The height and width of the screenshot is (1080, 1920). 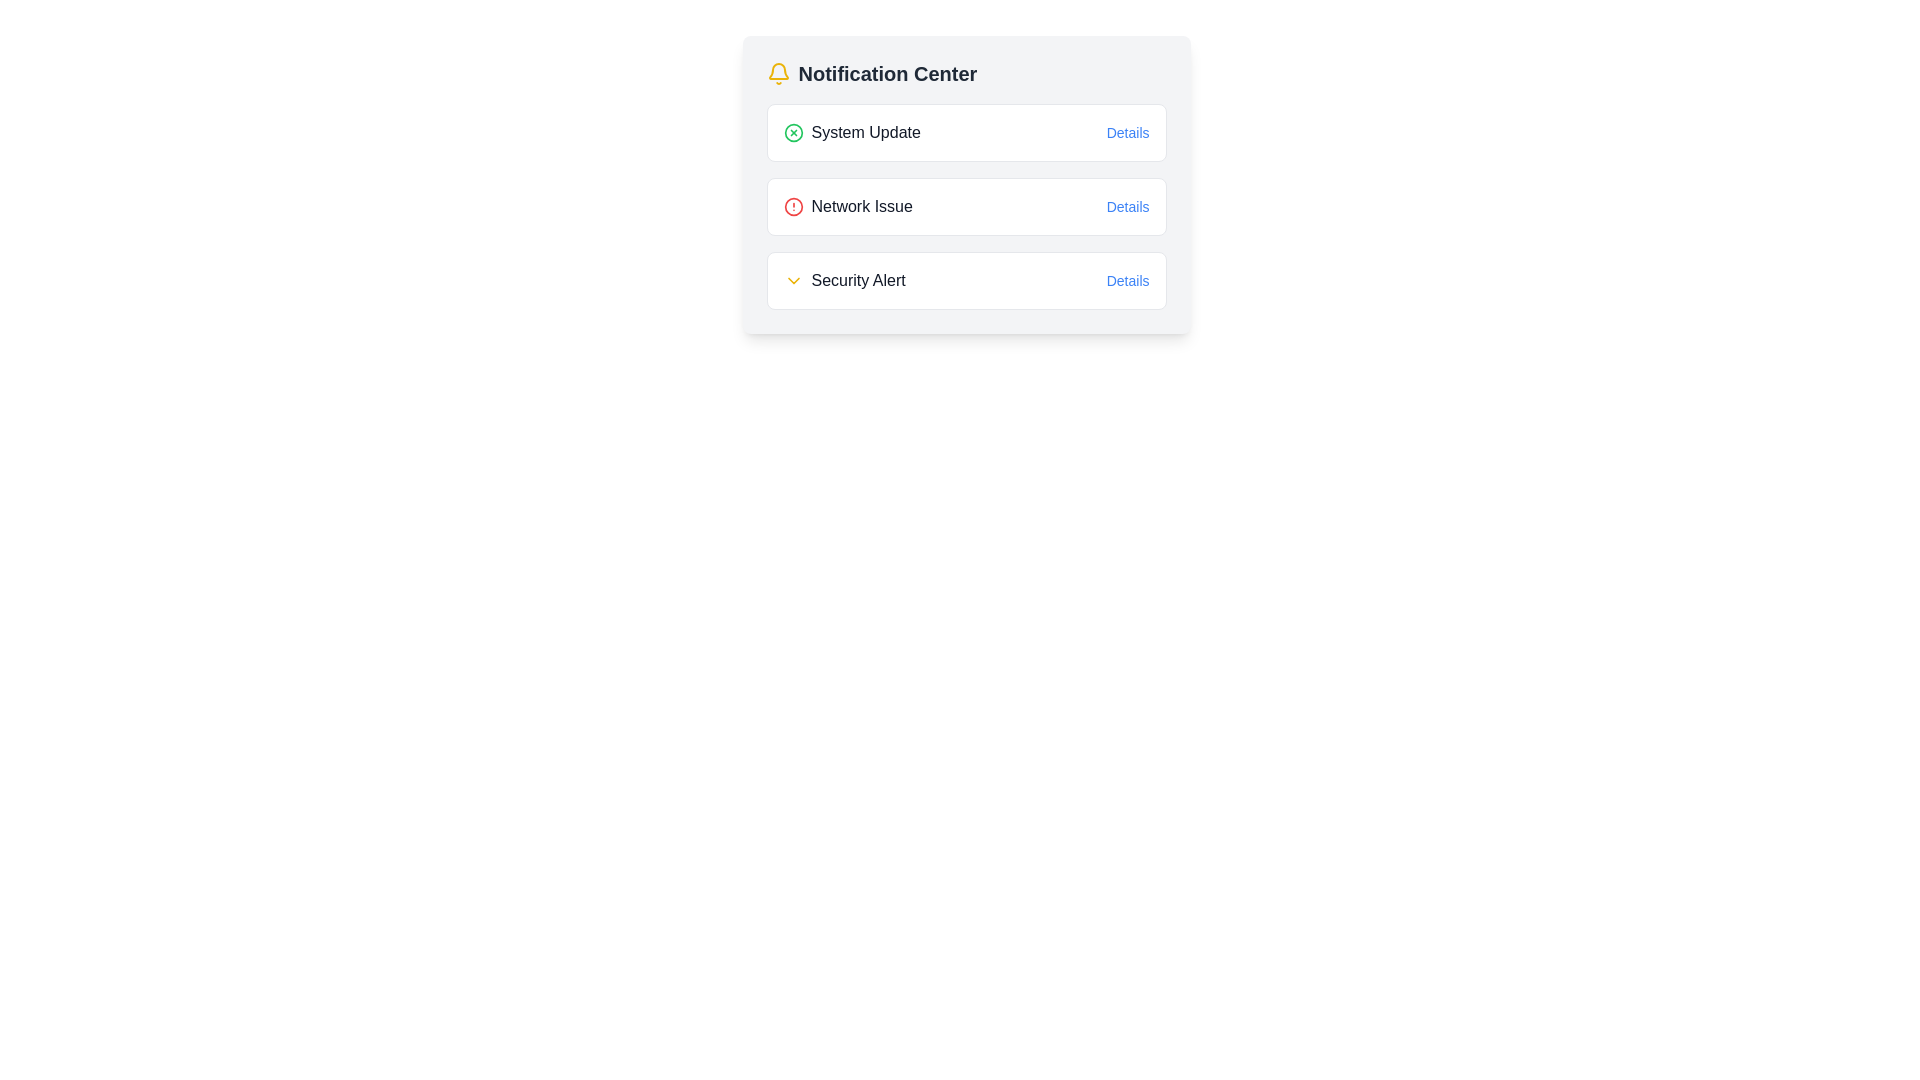 What do you see at coordinates (792, 132) in the screenshot?
I see `the status icon representing the 'System Update' notification, located to the left of the 'System Update' text` at bounding box center [792, 132].